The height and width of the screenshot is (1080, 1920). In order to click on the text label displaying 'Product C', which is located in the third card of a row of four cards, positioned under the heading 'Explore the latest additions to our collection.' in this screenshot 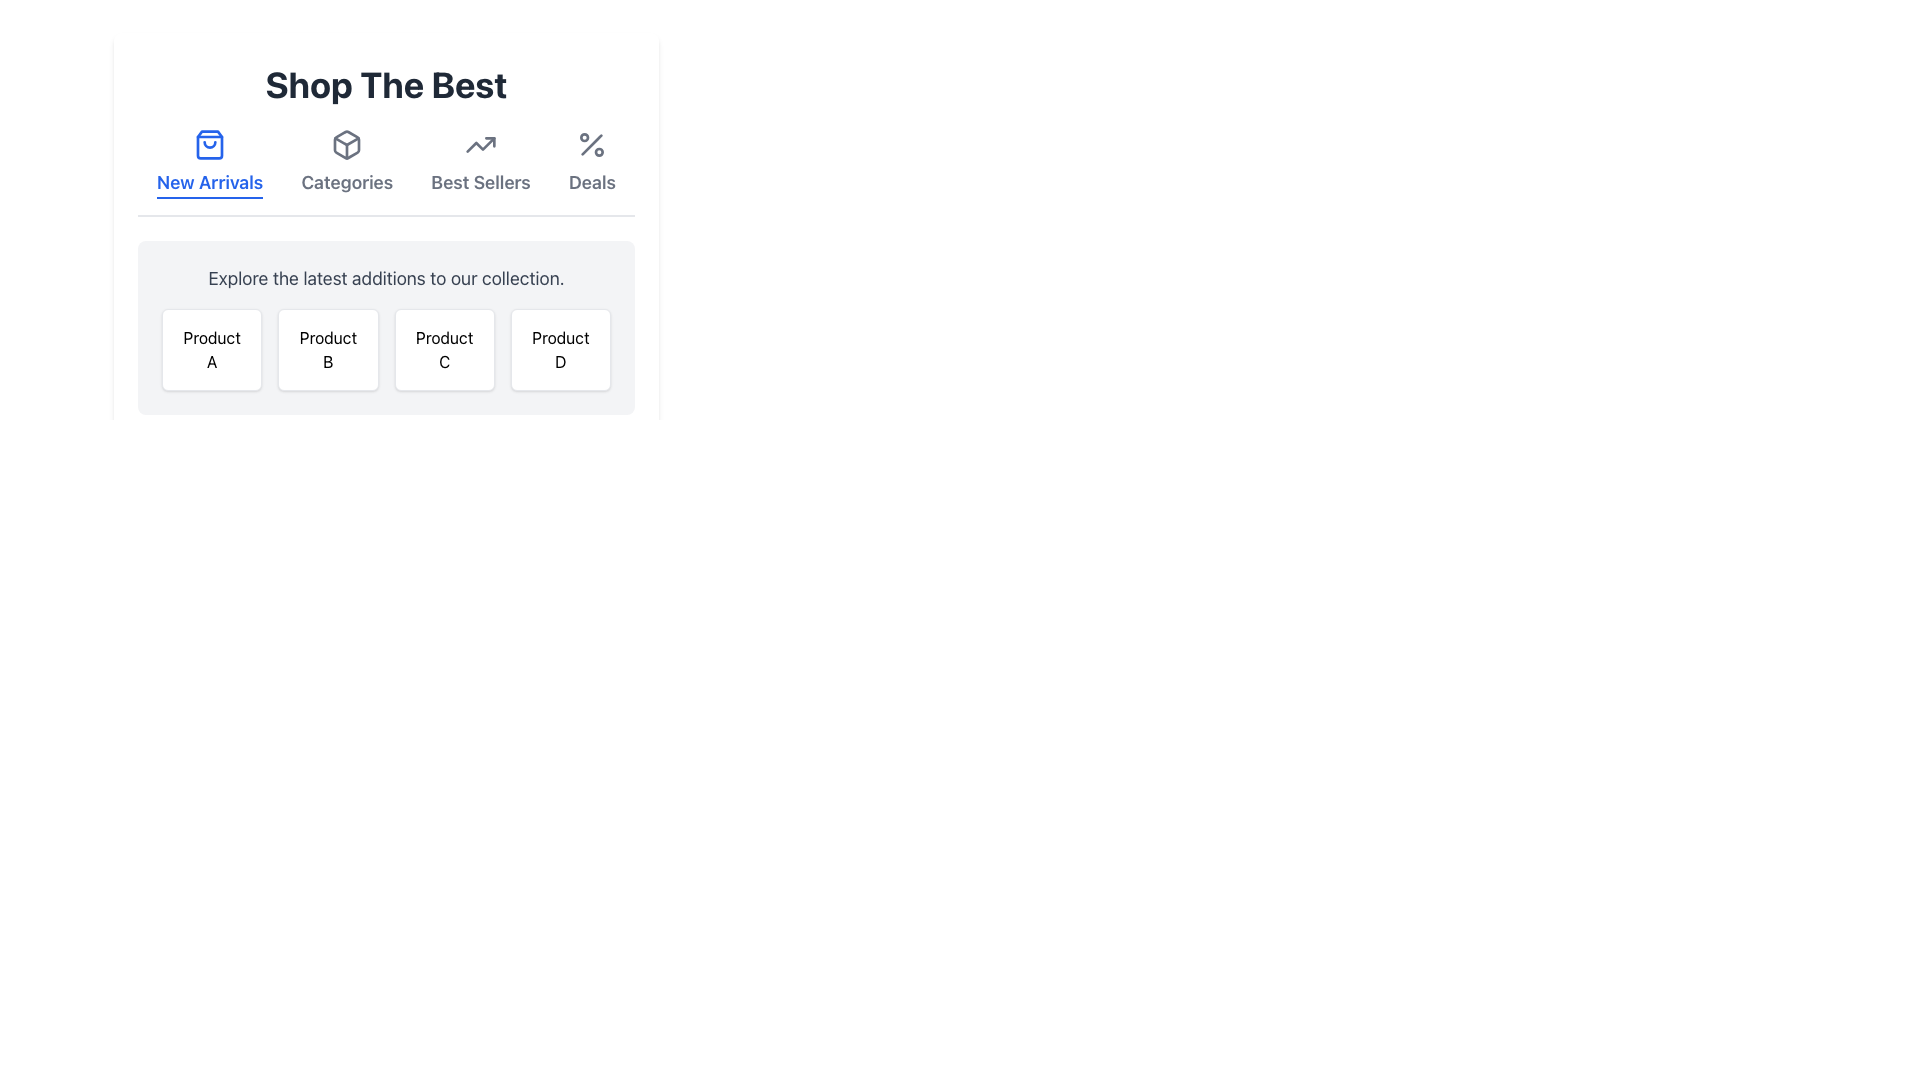, I will do `click(443, 349)`.